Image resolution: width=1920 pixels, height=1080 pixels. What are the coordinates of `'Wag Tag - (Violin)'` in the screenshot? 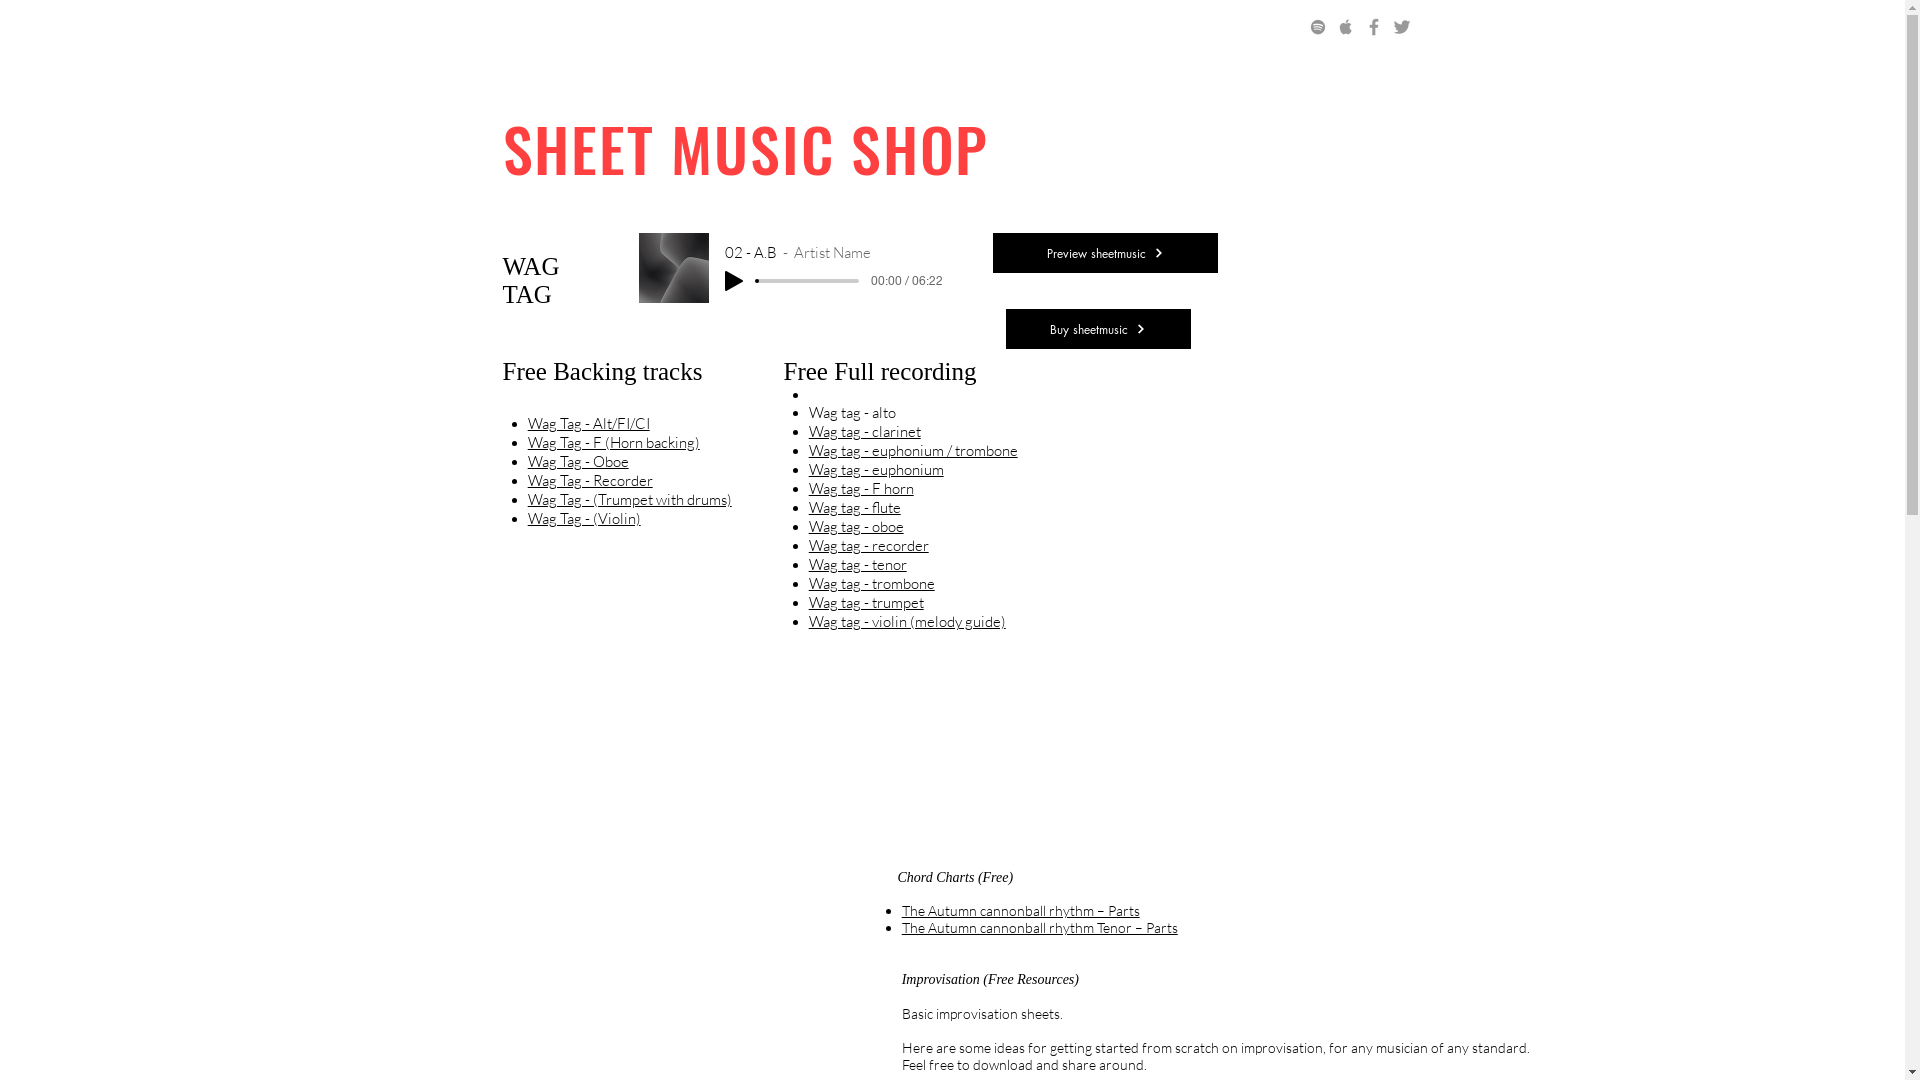 It's located at (583, 517).